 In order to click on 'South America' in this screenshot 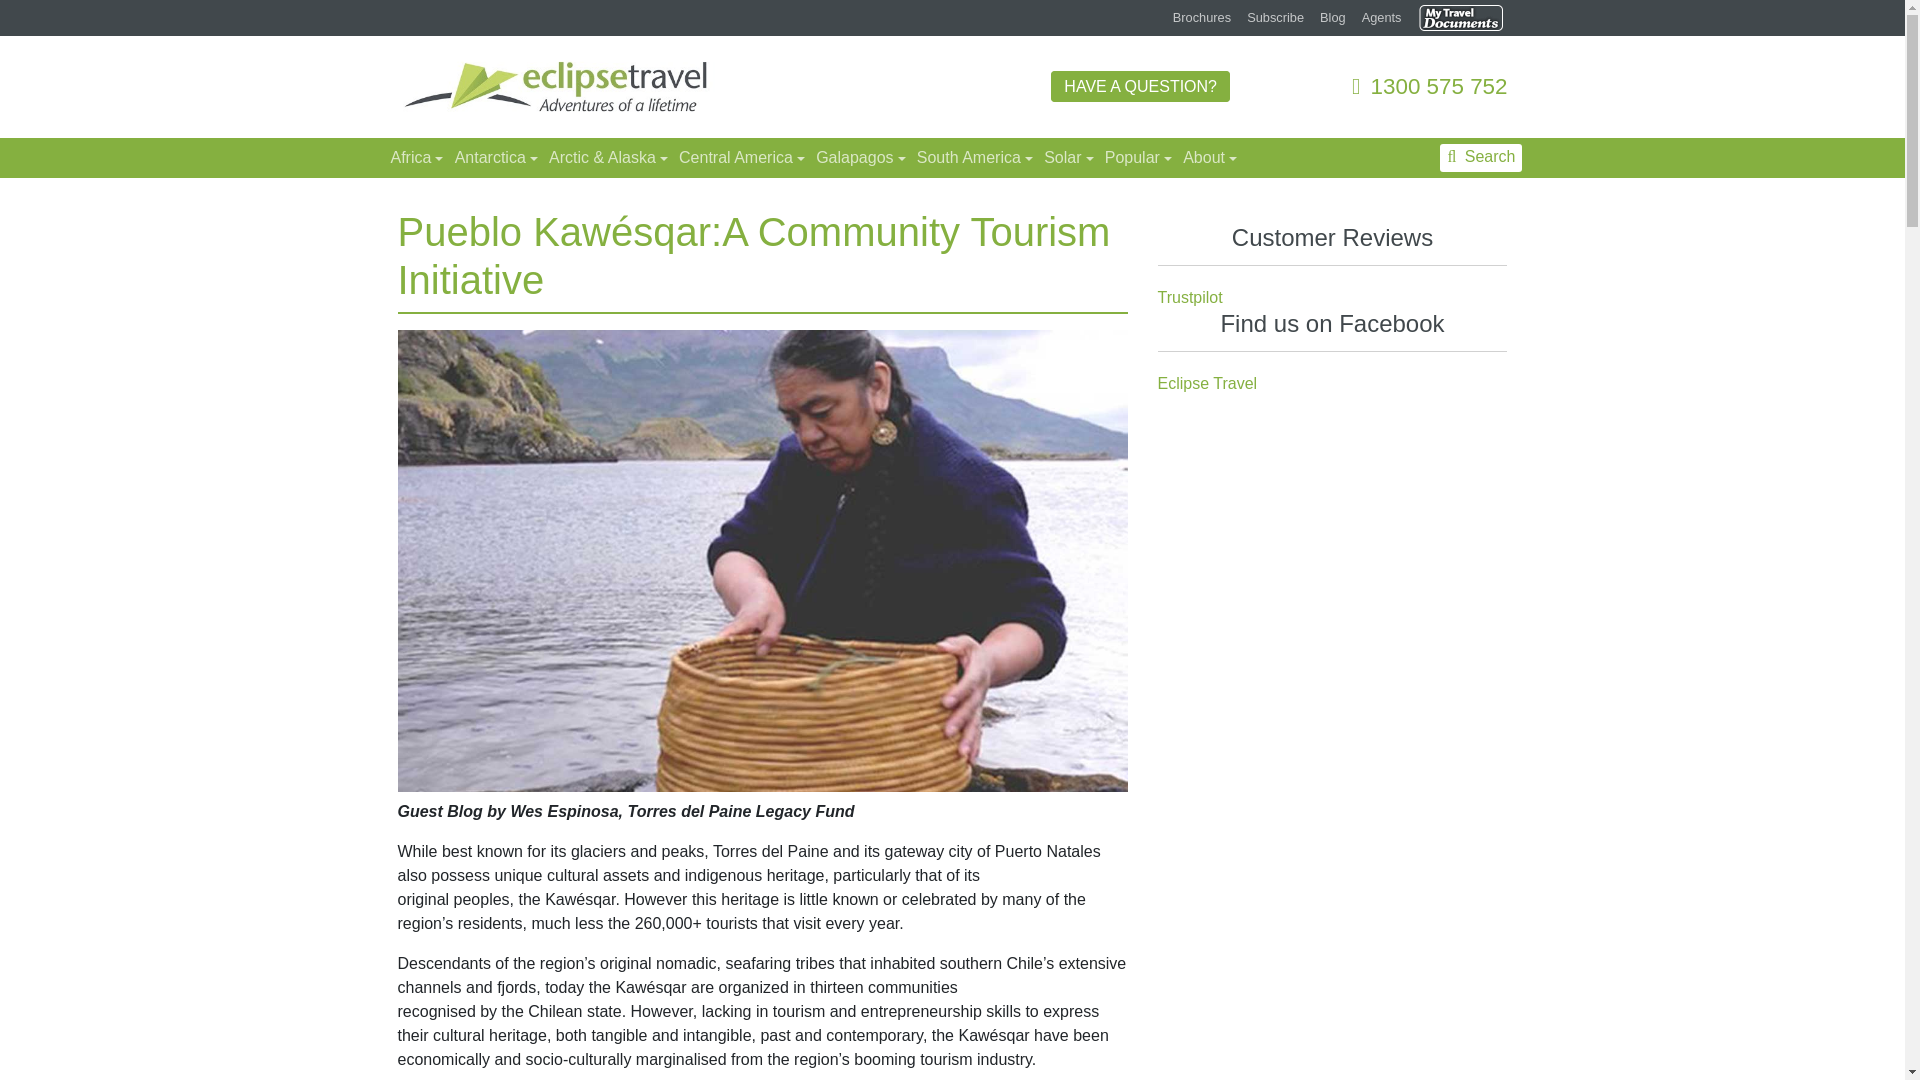, I will do `click(972, 157)`.